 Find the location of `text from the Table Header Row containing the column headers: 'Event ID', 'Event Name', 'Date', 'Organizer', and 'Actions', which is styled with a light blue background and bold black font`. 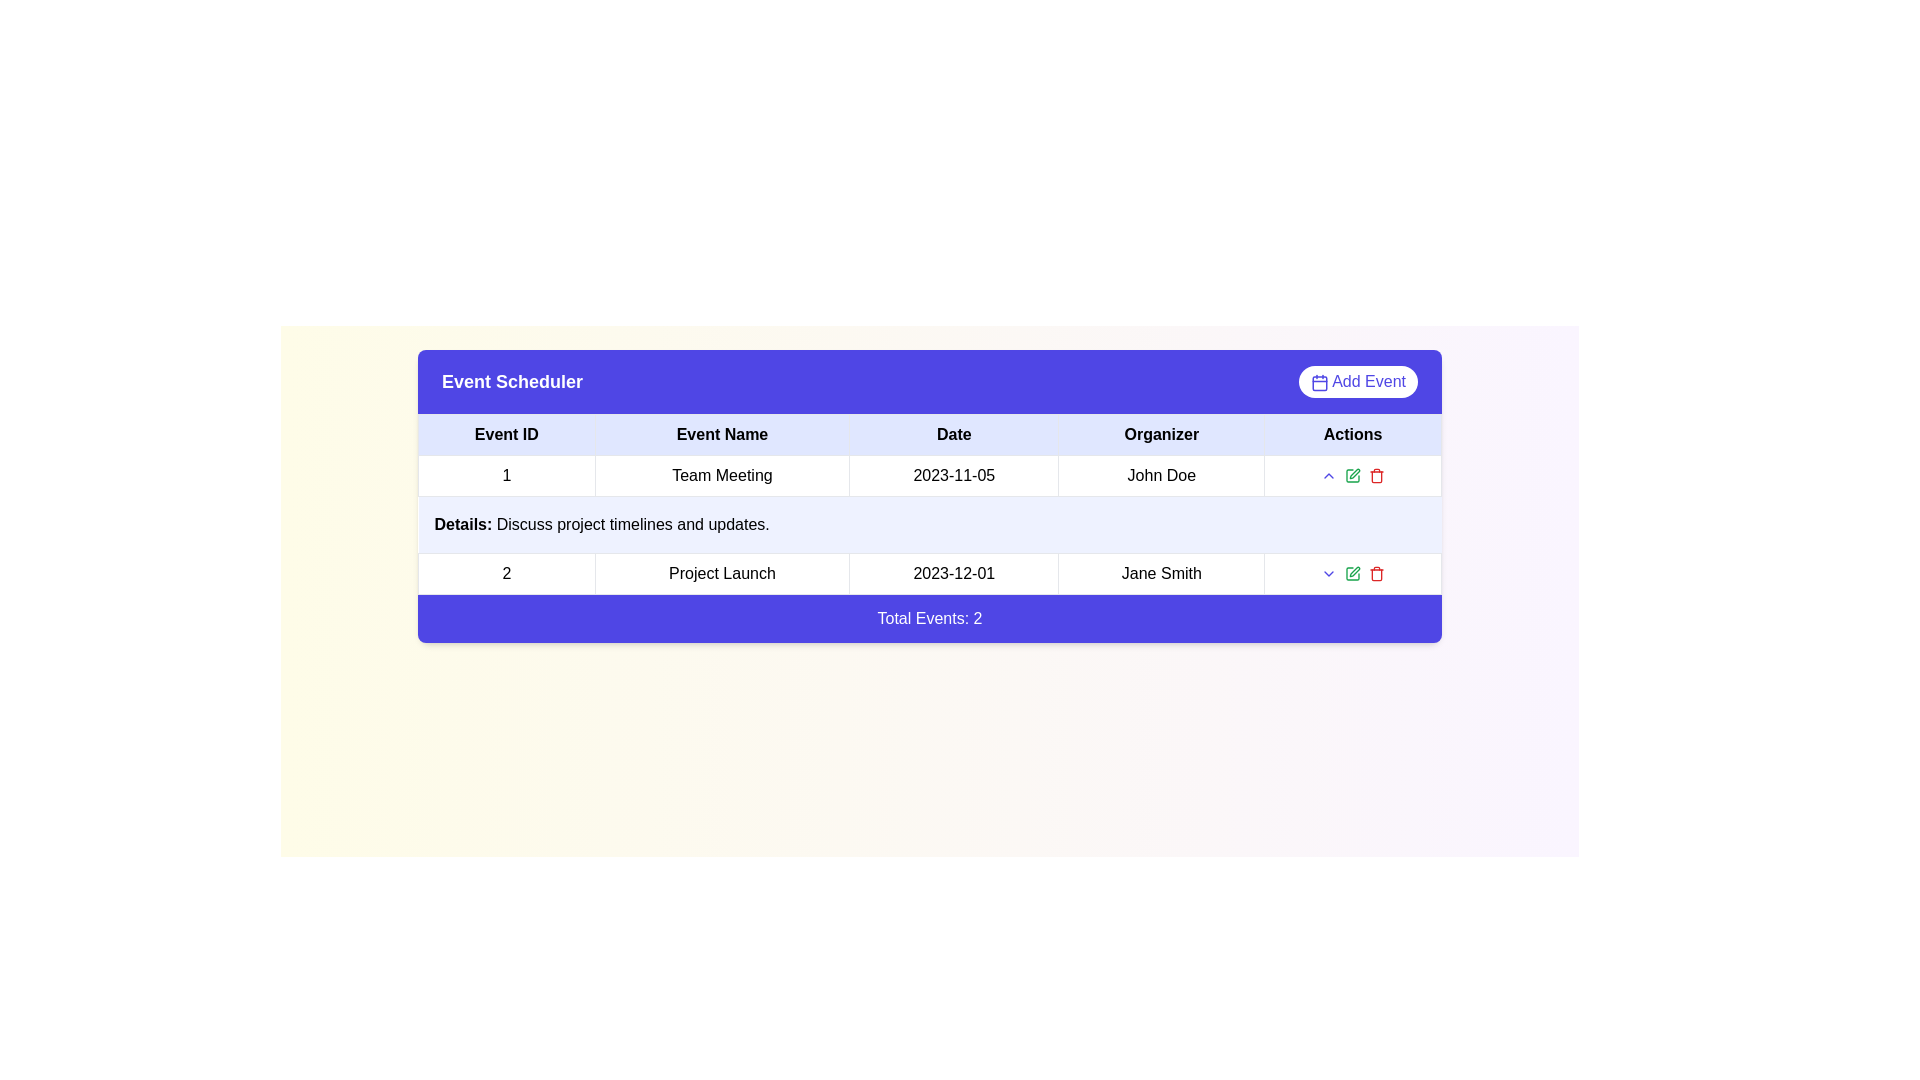

text from the Table Header Row containing the column headers: 'Event ID', 'Event Name', 'Date', 'Organizer', and 'Actions', which is styled with a light blue background and bold black font is located at coordinates (929, 434).